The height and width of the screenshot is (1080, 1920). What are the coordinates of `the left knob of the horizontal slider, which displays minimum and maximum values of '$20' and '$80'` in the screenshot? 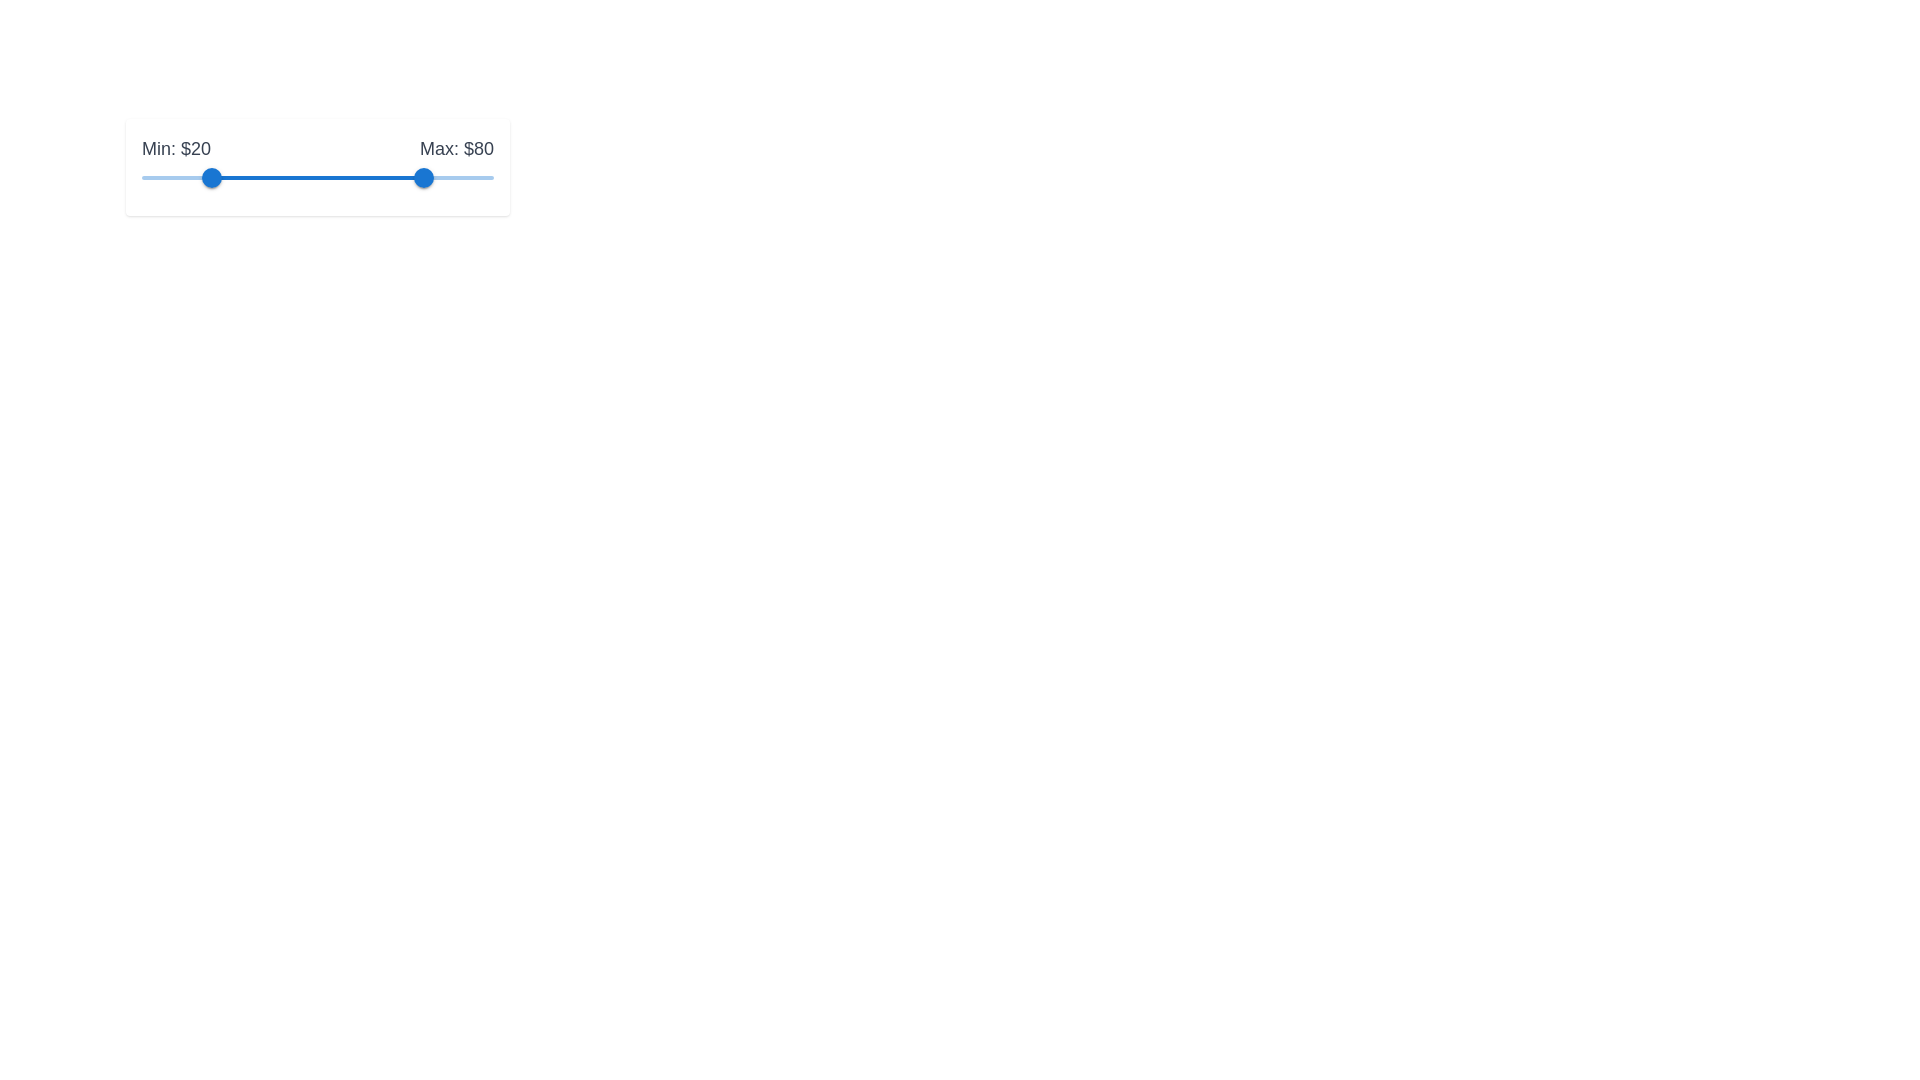 It's located at (316, 166).